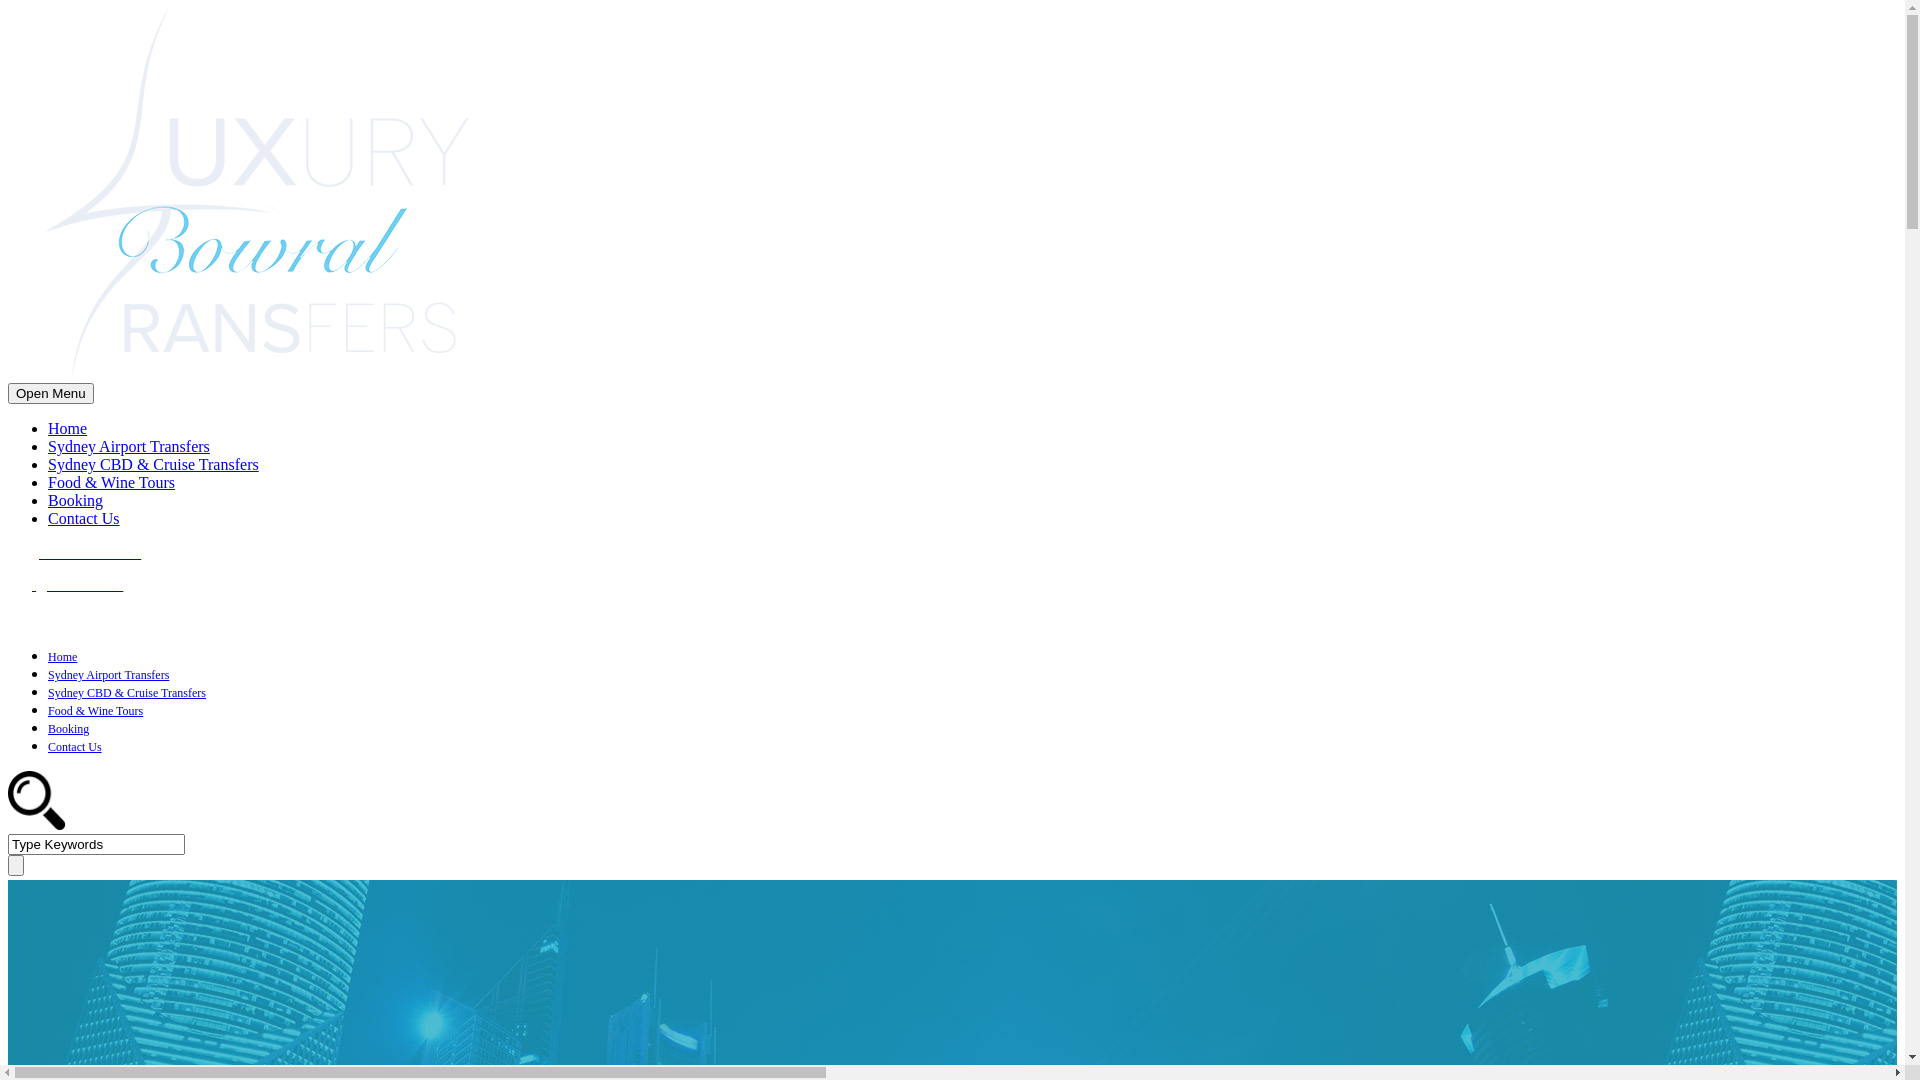 This screenshot has height=1080, width=1920. I want to click on 'Food & Wine Tours', so click(94, 709).